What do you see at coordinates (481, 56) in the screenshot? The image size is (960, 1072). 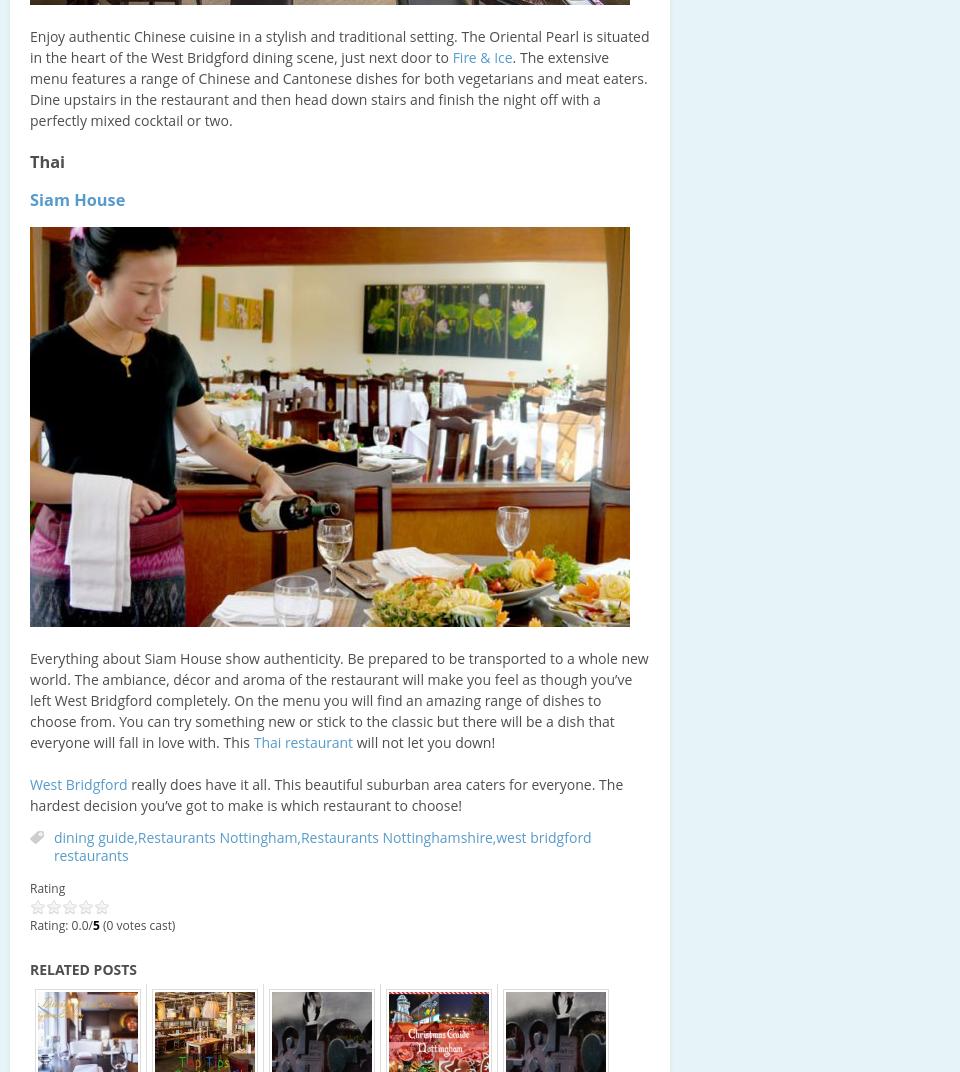 I see `'Fire & Ice'` at bounding box center [481, 56].